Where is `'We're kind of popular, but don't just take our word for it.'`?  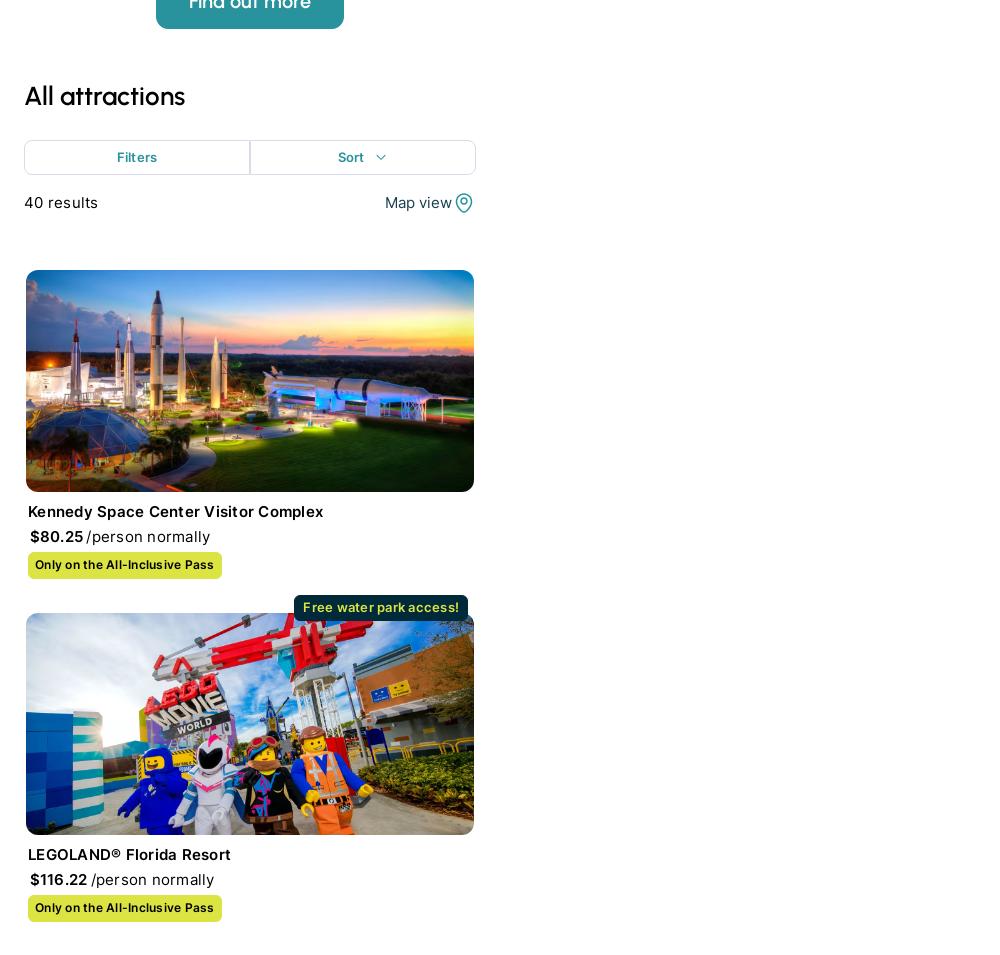
'We're kind of popular, but don't just take our word for it.' is located at coordinates (15, 52).